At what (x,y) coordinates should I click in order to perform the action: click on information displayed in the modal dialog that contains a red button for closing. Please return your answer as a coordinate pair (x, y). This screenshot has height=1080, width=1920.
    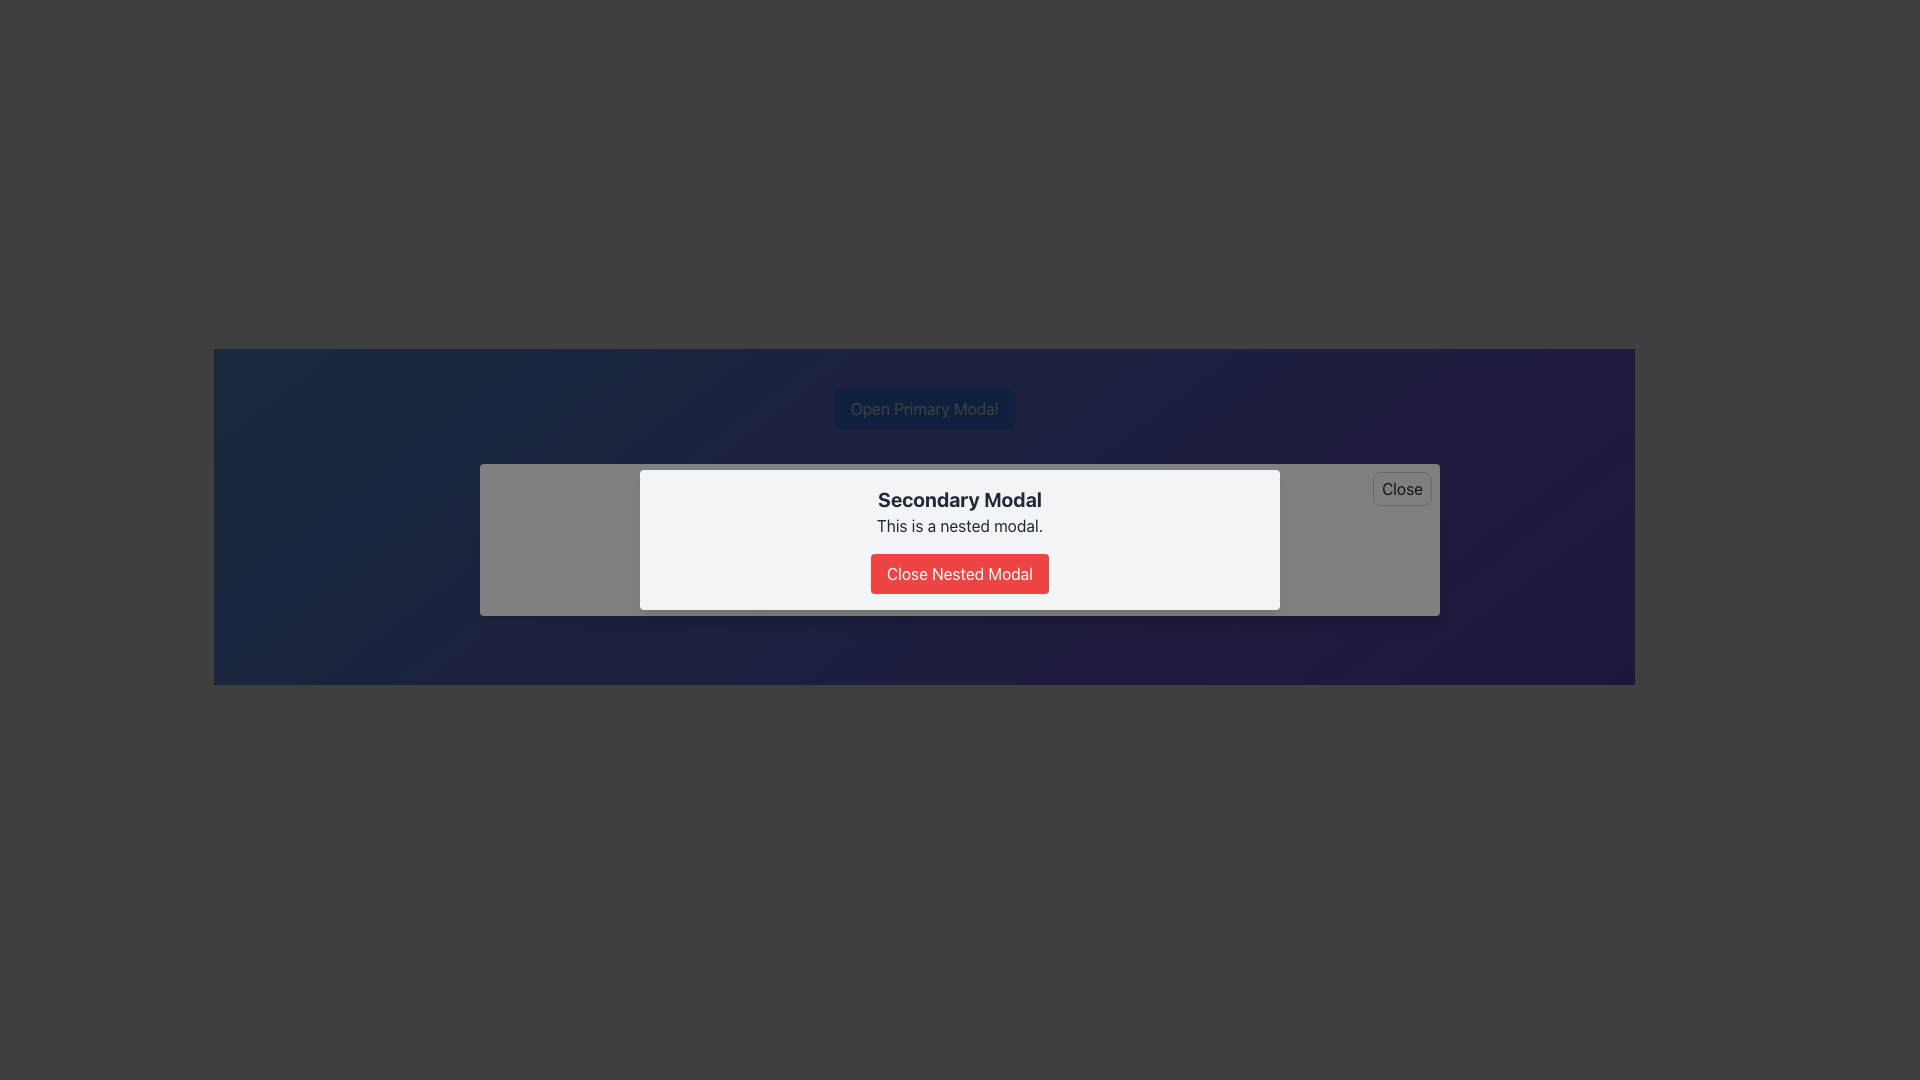
    Looking at the image, I should click on (960, 540).